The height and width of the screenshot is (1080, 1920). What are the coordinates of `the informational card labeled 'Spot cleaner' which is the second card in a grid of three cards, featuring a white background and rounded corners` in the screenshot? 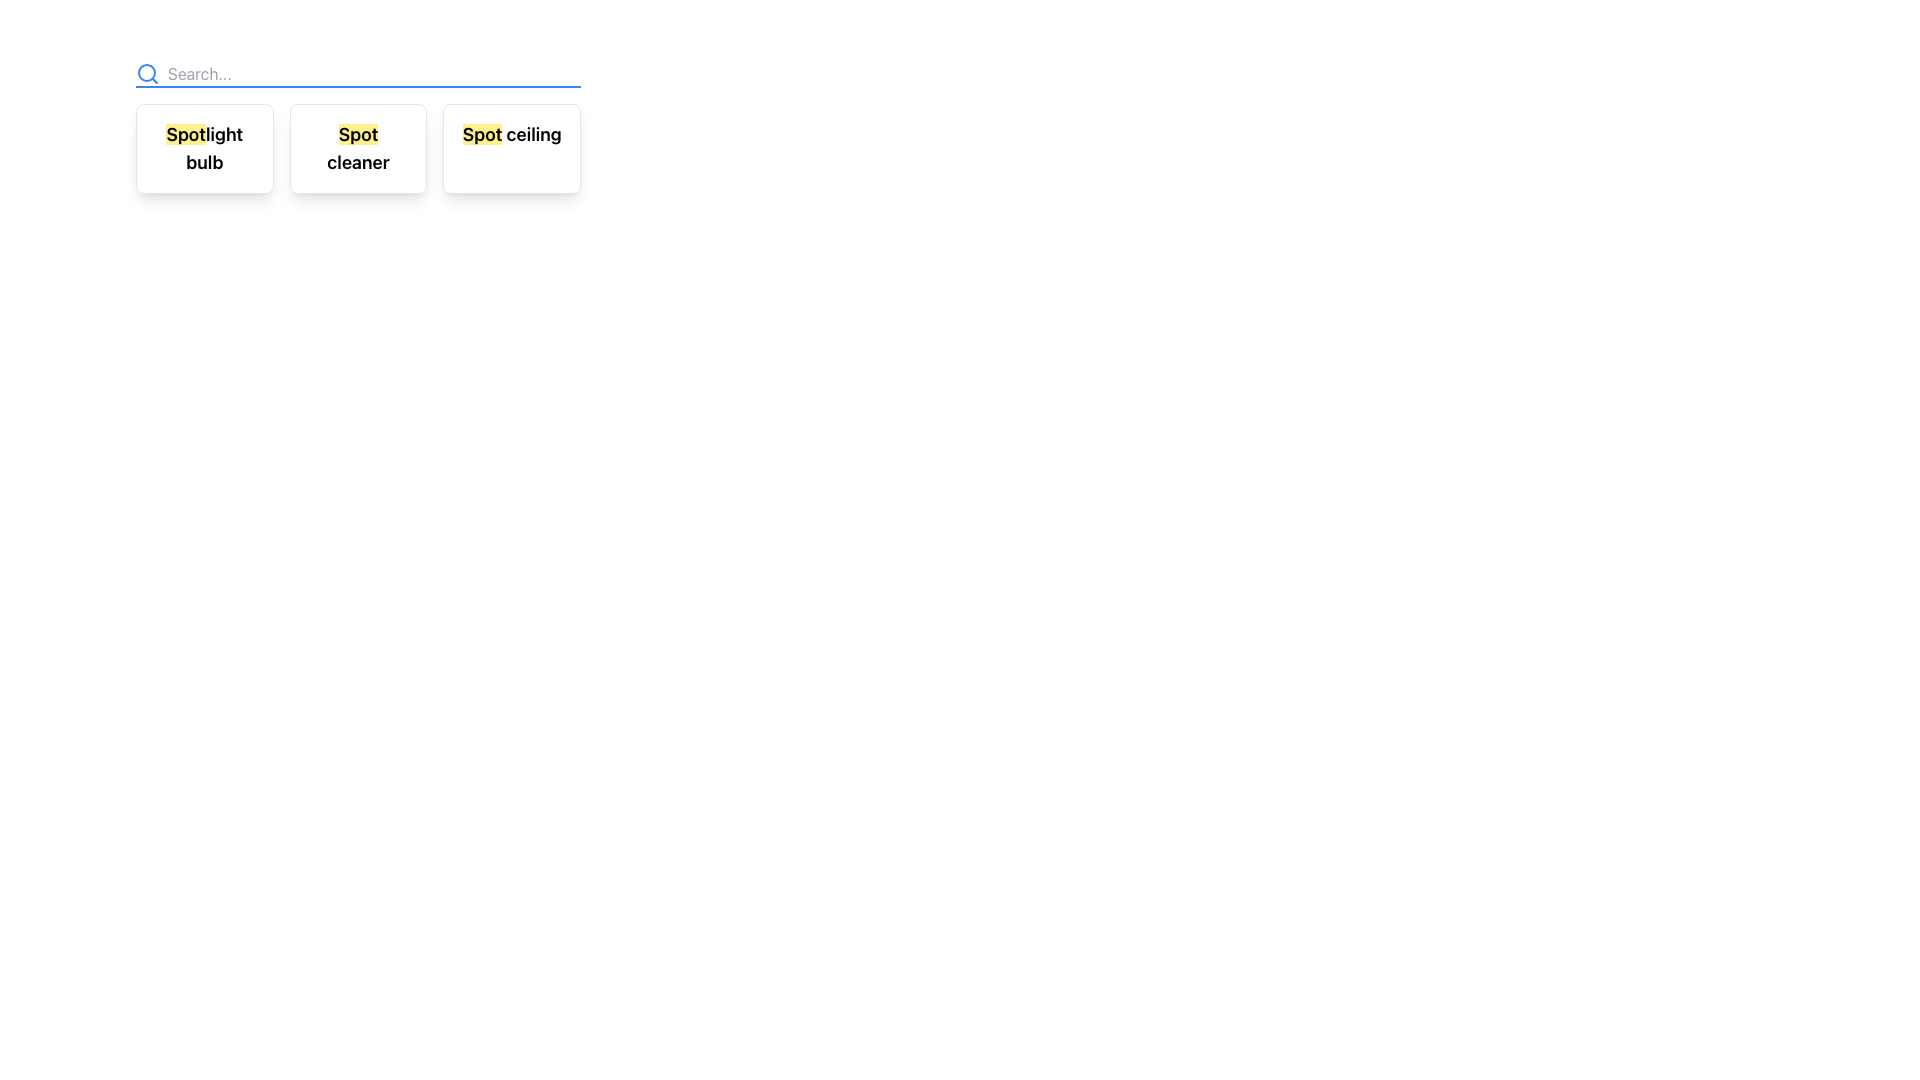 It's located at (358, 148).